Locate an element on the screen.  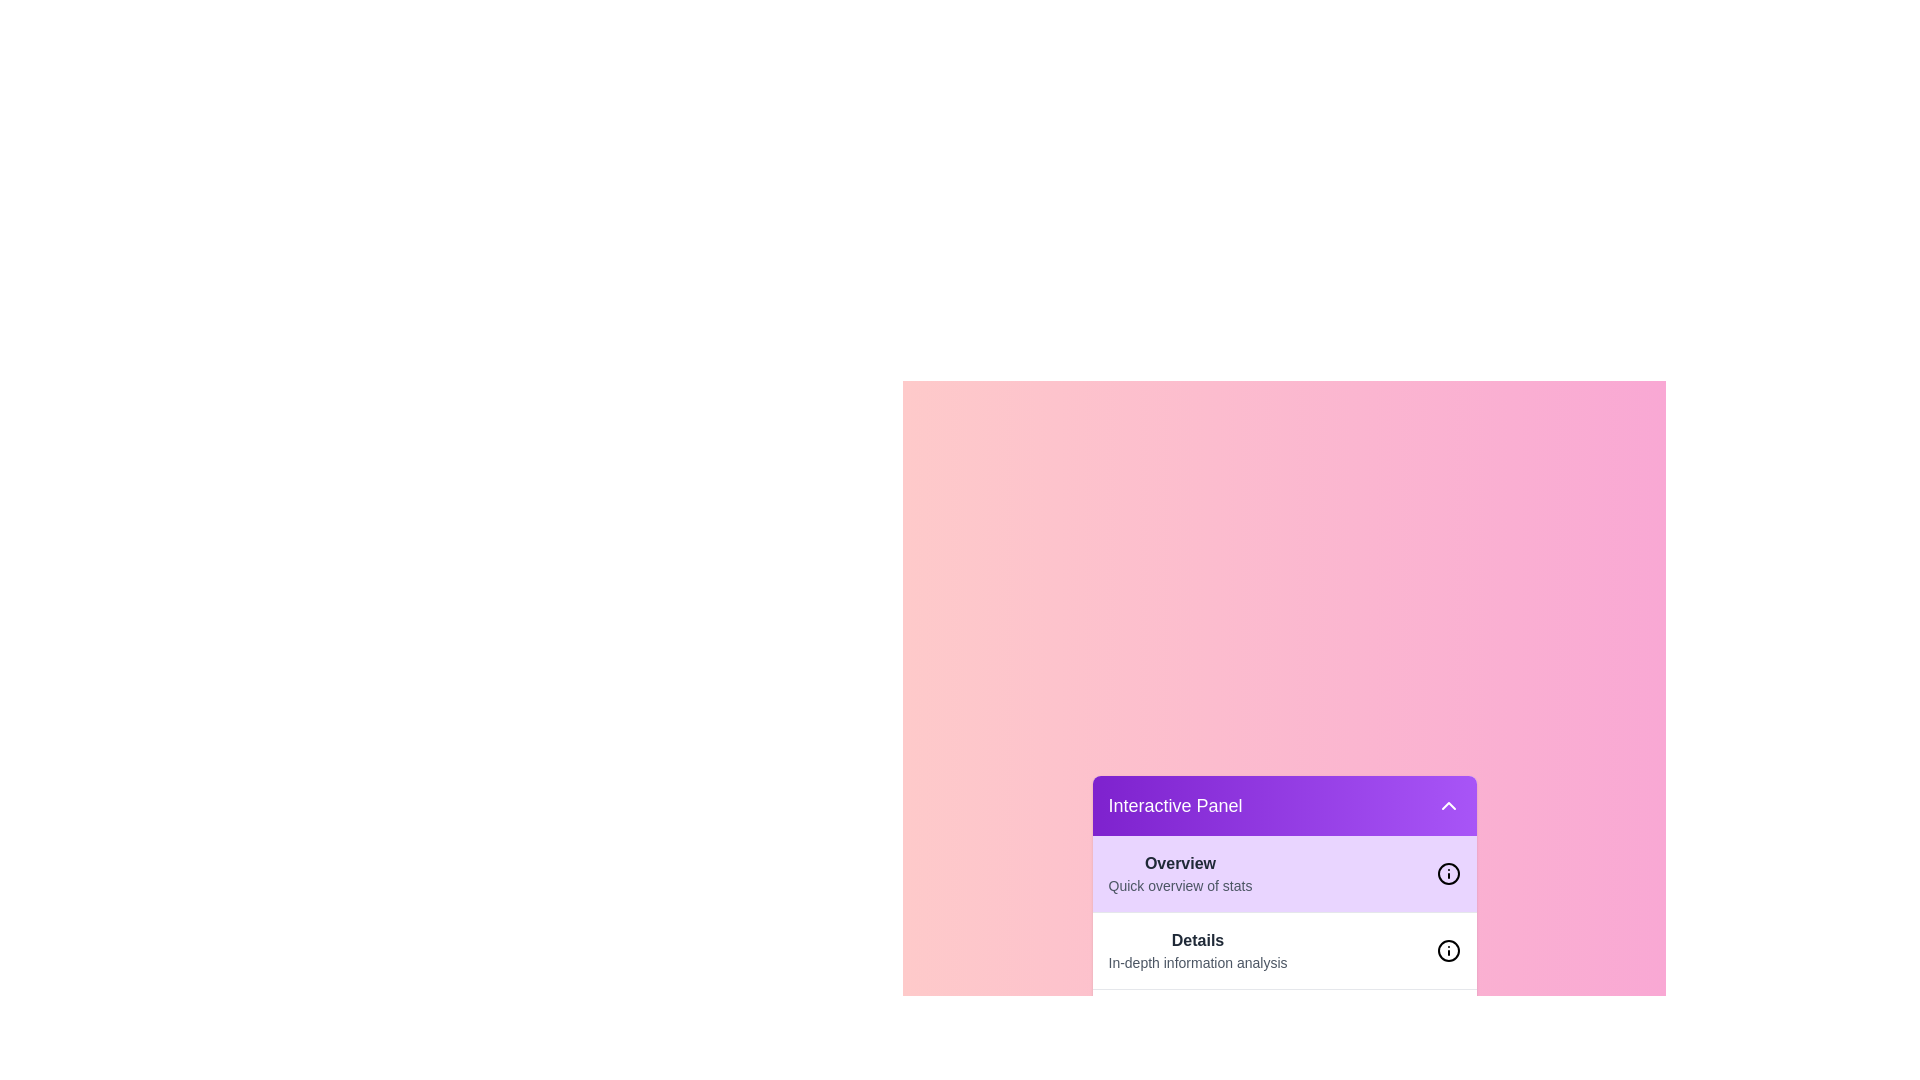
the chevron button to toggle the menu visibility is located at coordinates (1448, 805).